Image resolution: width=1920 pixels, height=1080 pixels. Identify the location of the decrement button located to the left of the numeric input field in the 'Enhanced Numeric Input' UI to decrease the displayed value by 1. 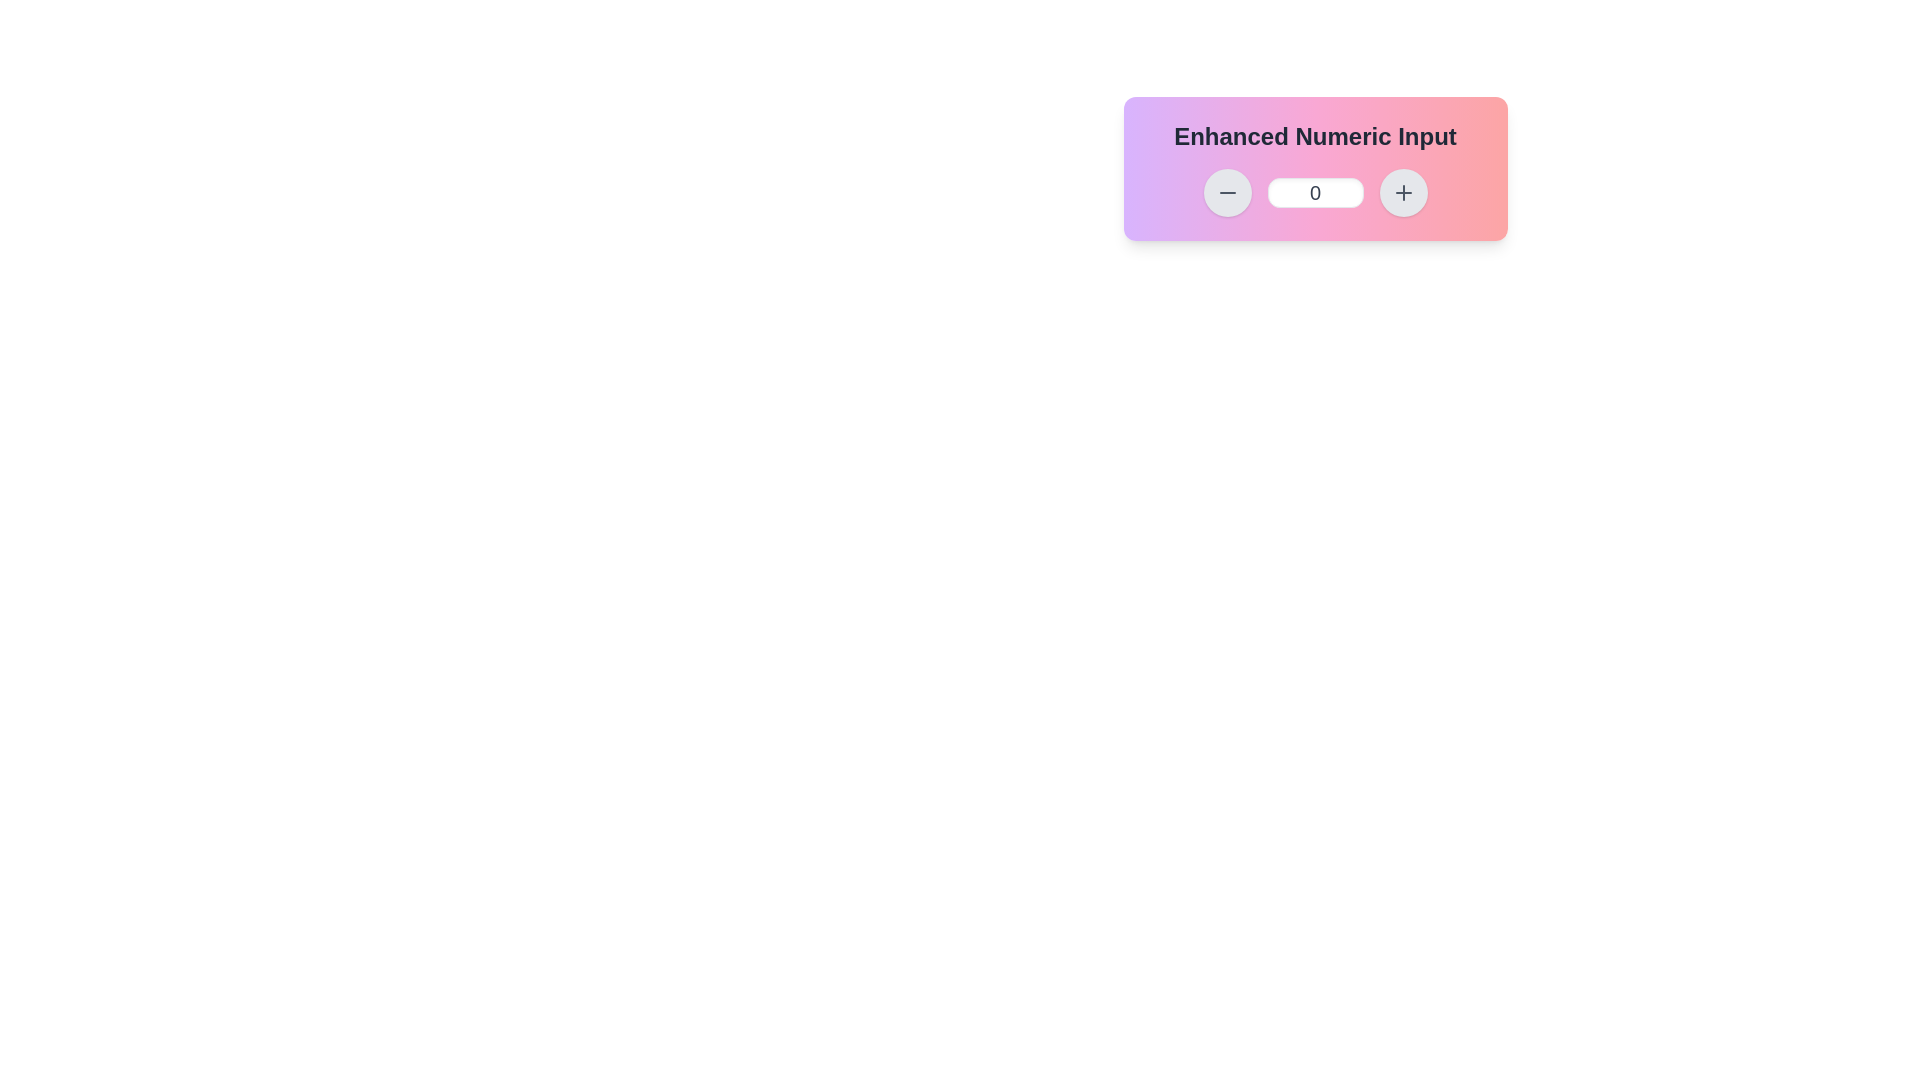
(1226, 192).